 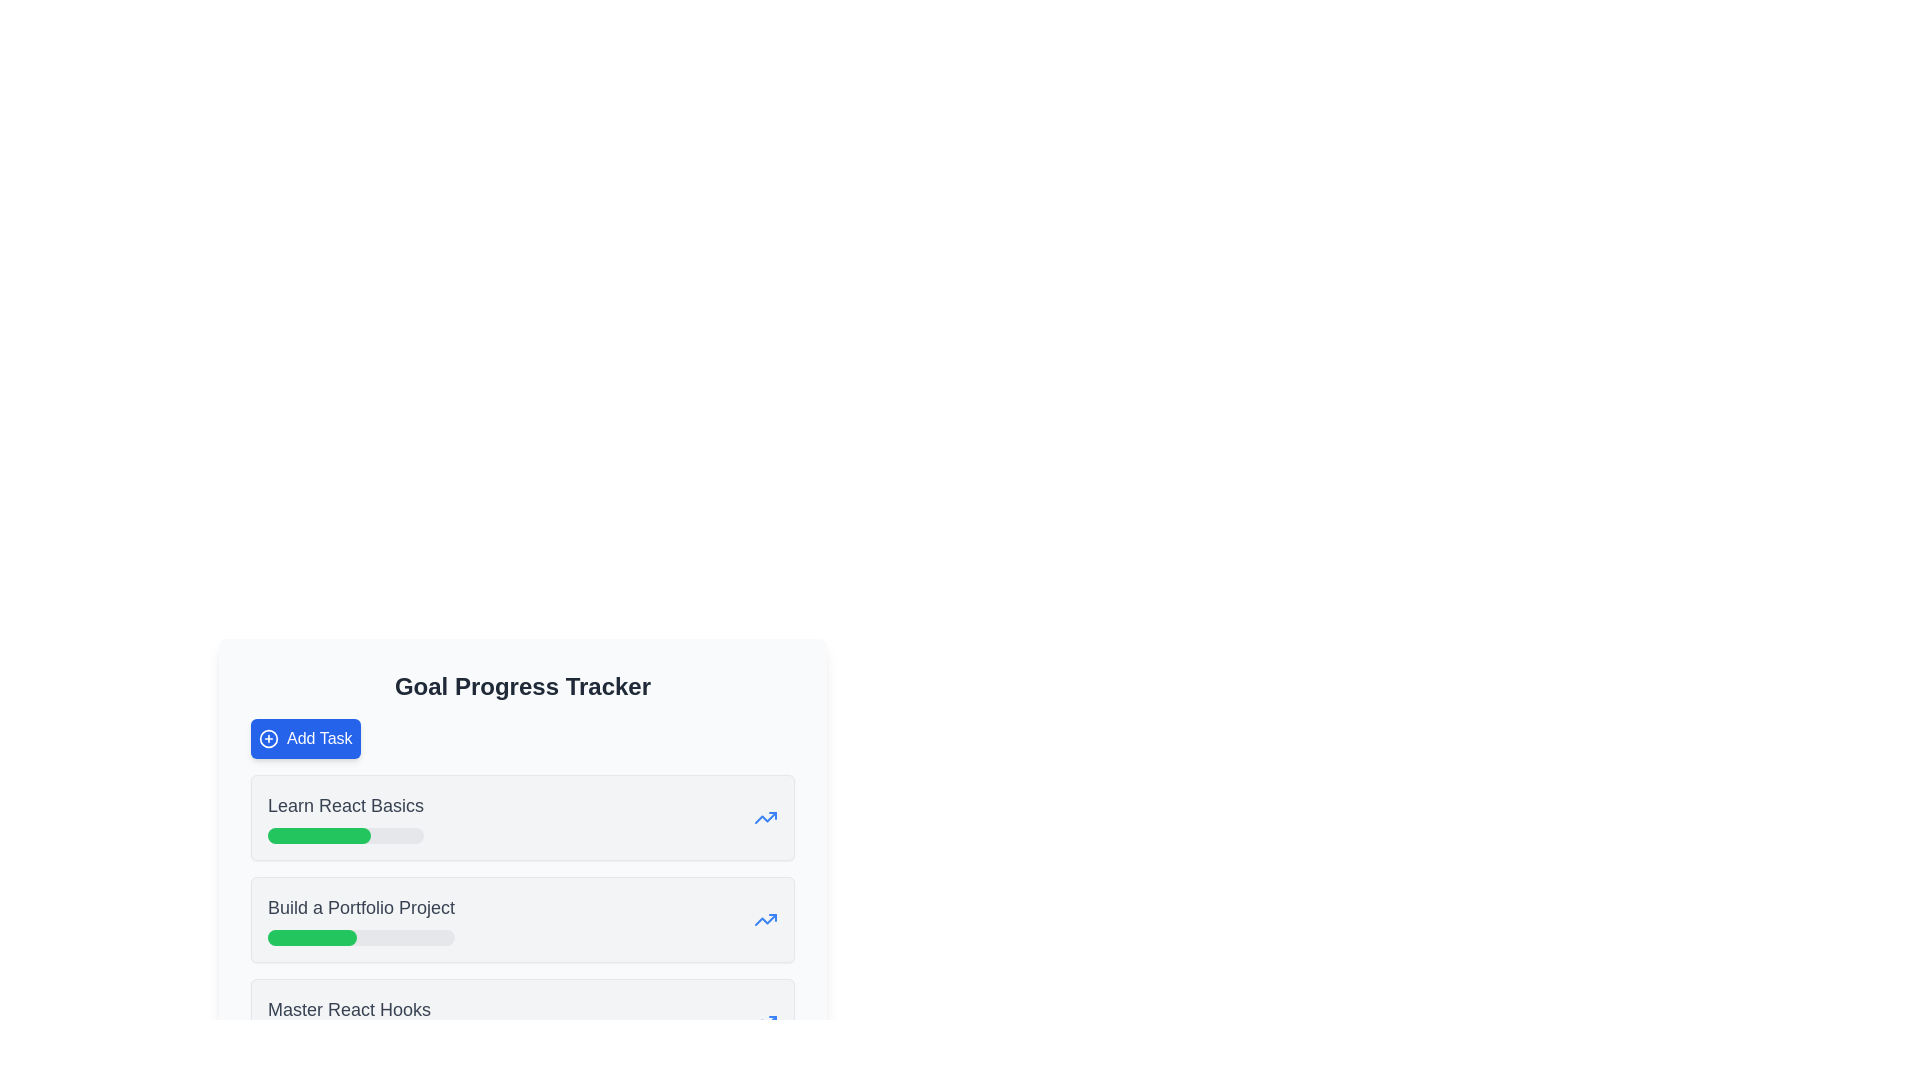 What do you see at coordinates (291, 1039) in the screenshot?
I see `the progress bar indicating the completion of the 'Master React Hooks' task in the 'Goal Progress Tracker' section` at bounding box center [291, 1039].